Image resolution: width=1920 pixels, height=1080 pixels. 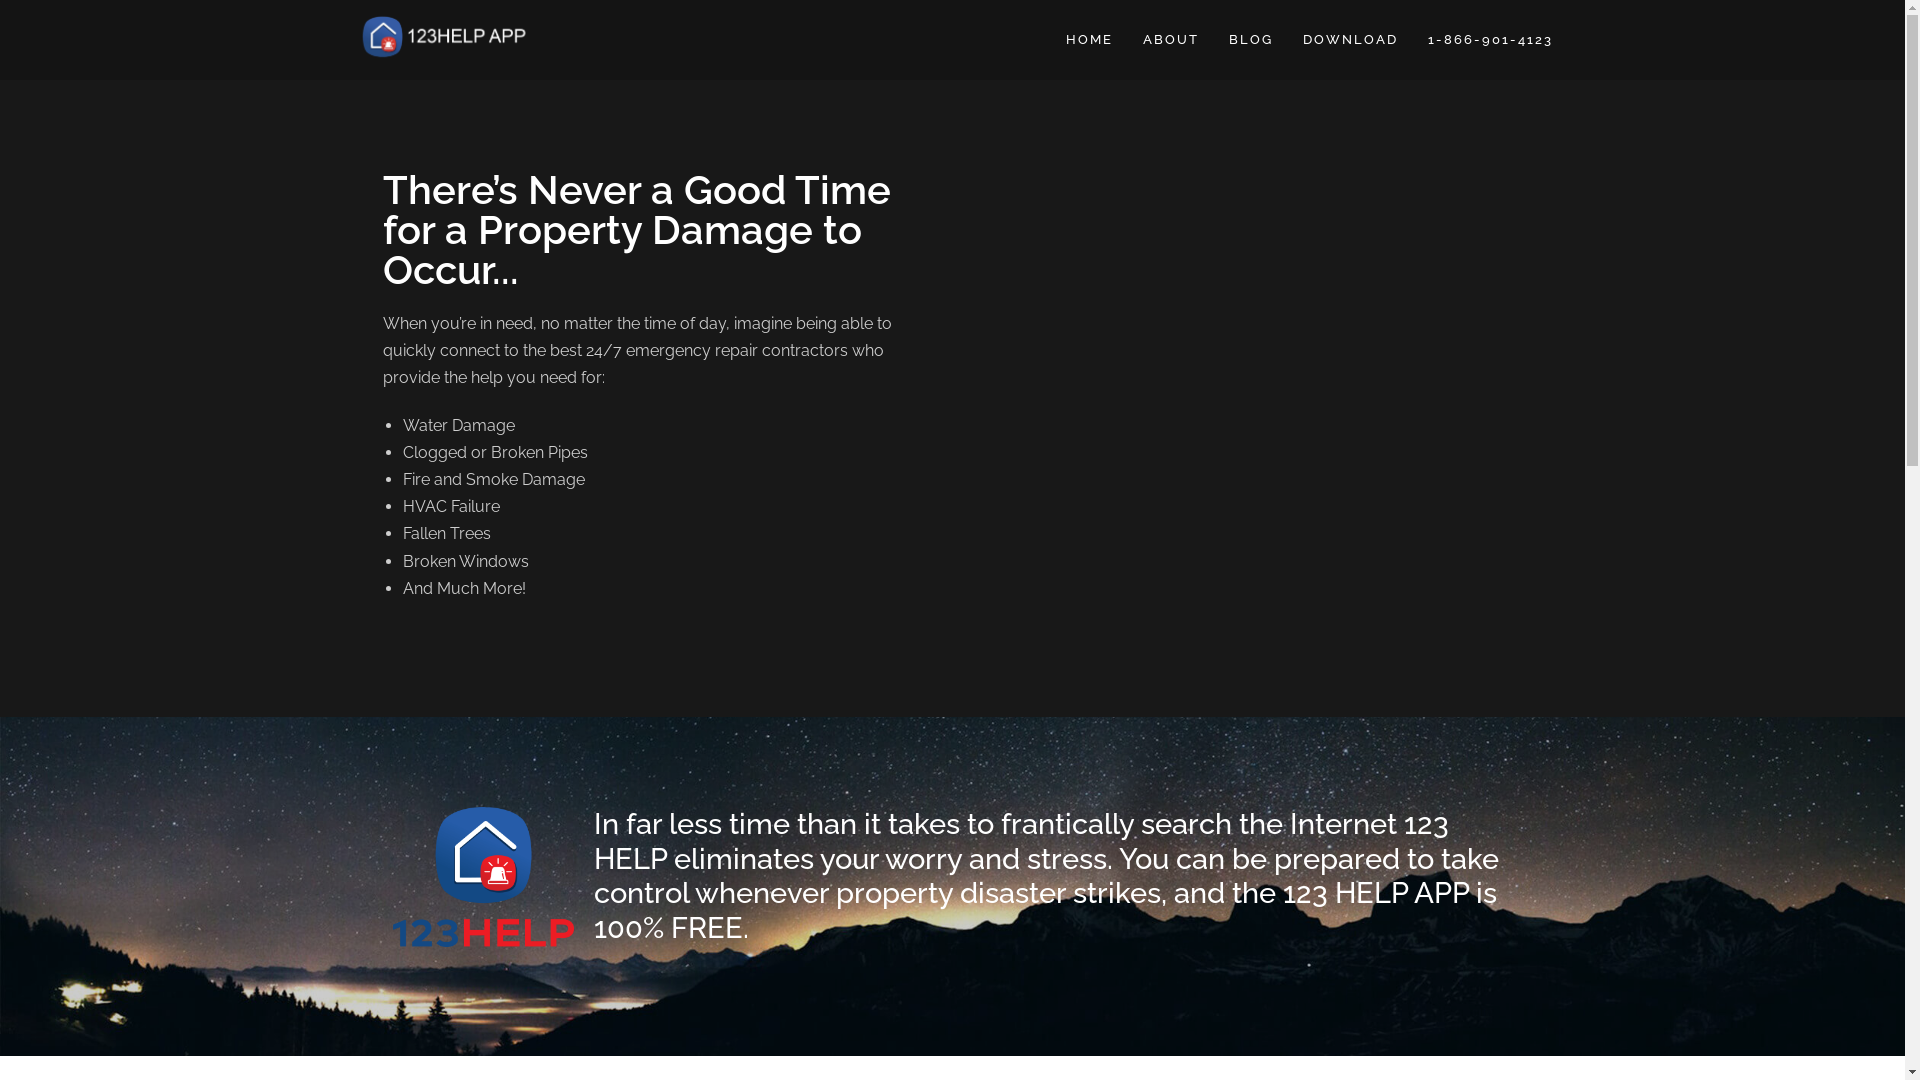 What do you see at coordinates (1489, 39) in the screenshot?
I see `'1-866-901-4123'` at bounding box center [1489, 39].